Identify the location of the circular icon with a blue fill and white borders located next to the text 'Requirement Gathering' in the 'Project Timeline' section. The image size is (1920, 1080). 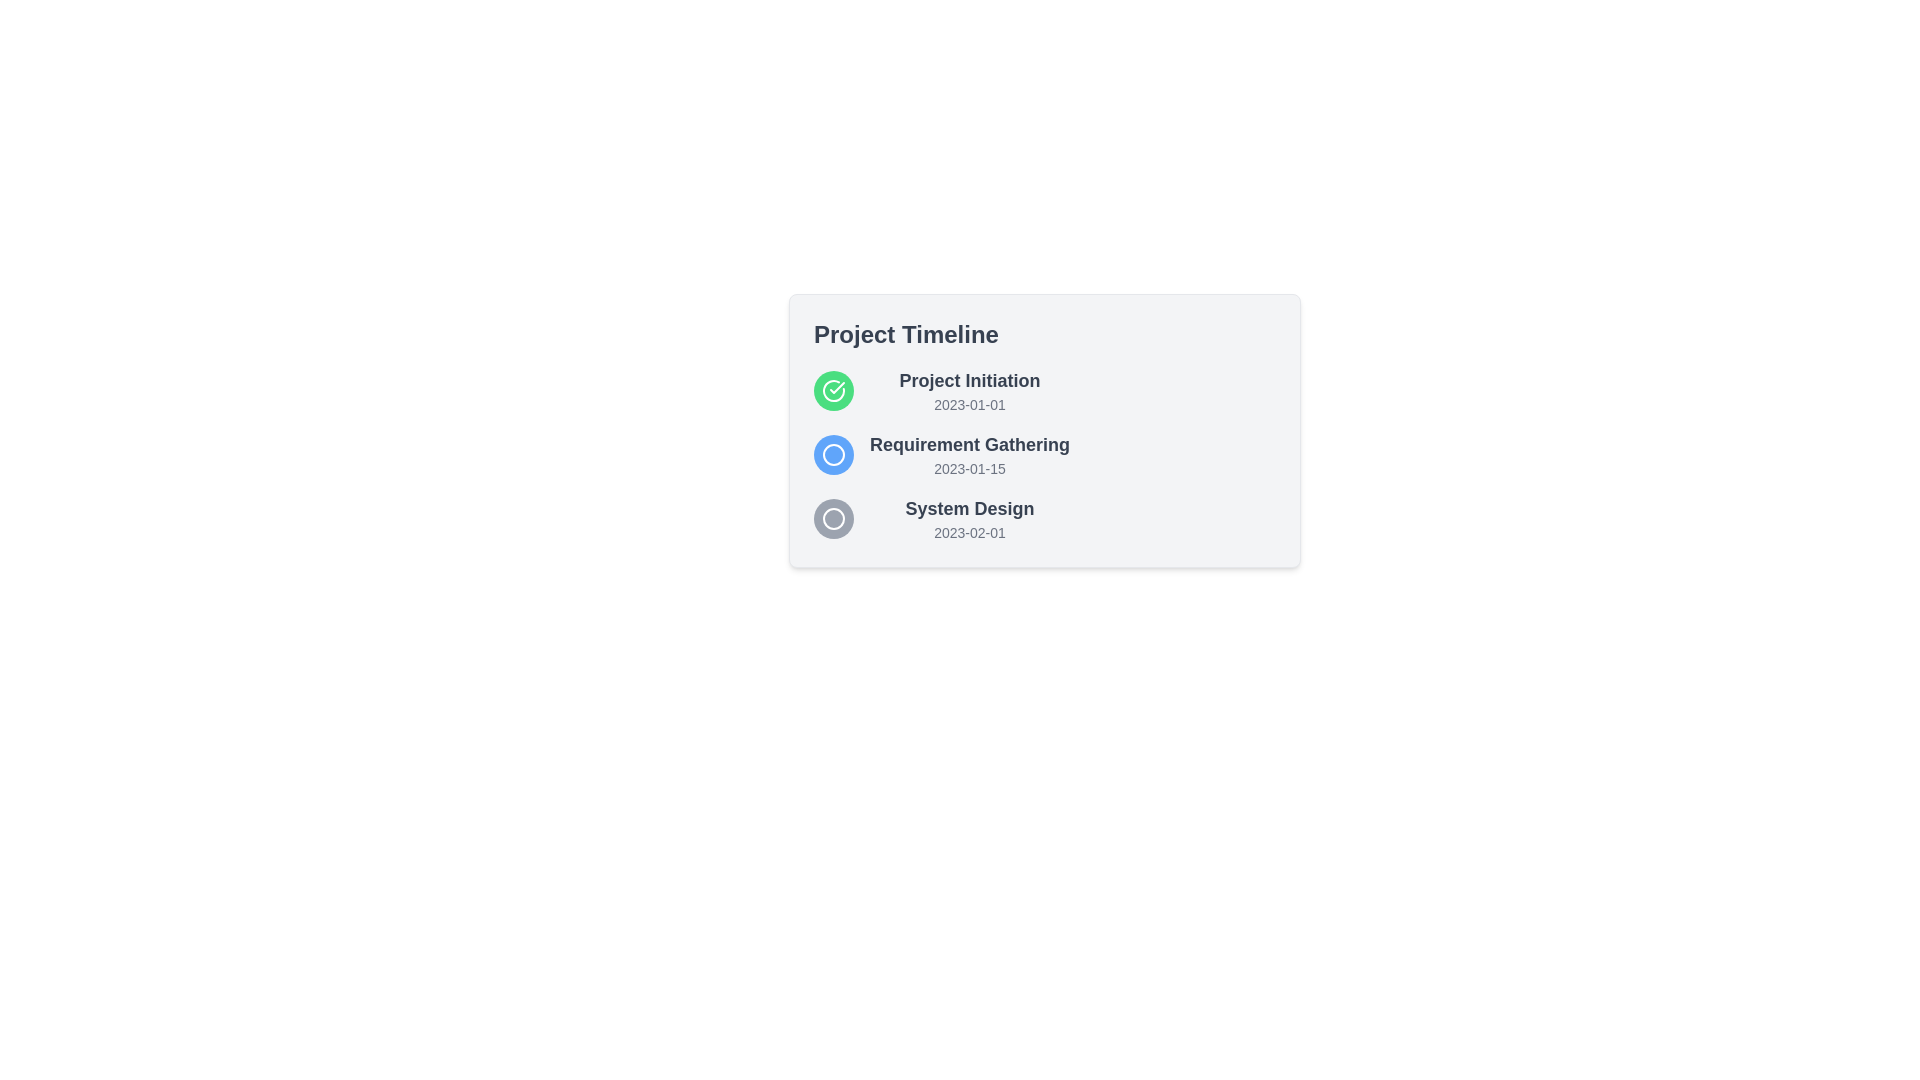
(834, 455).